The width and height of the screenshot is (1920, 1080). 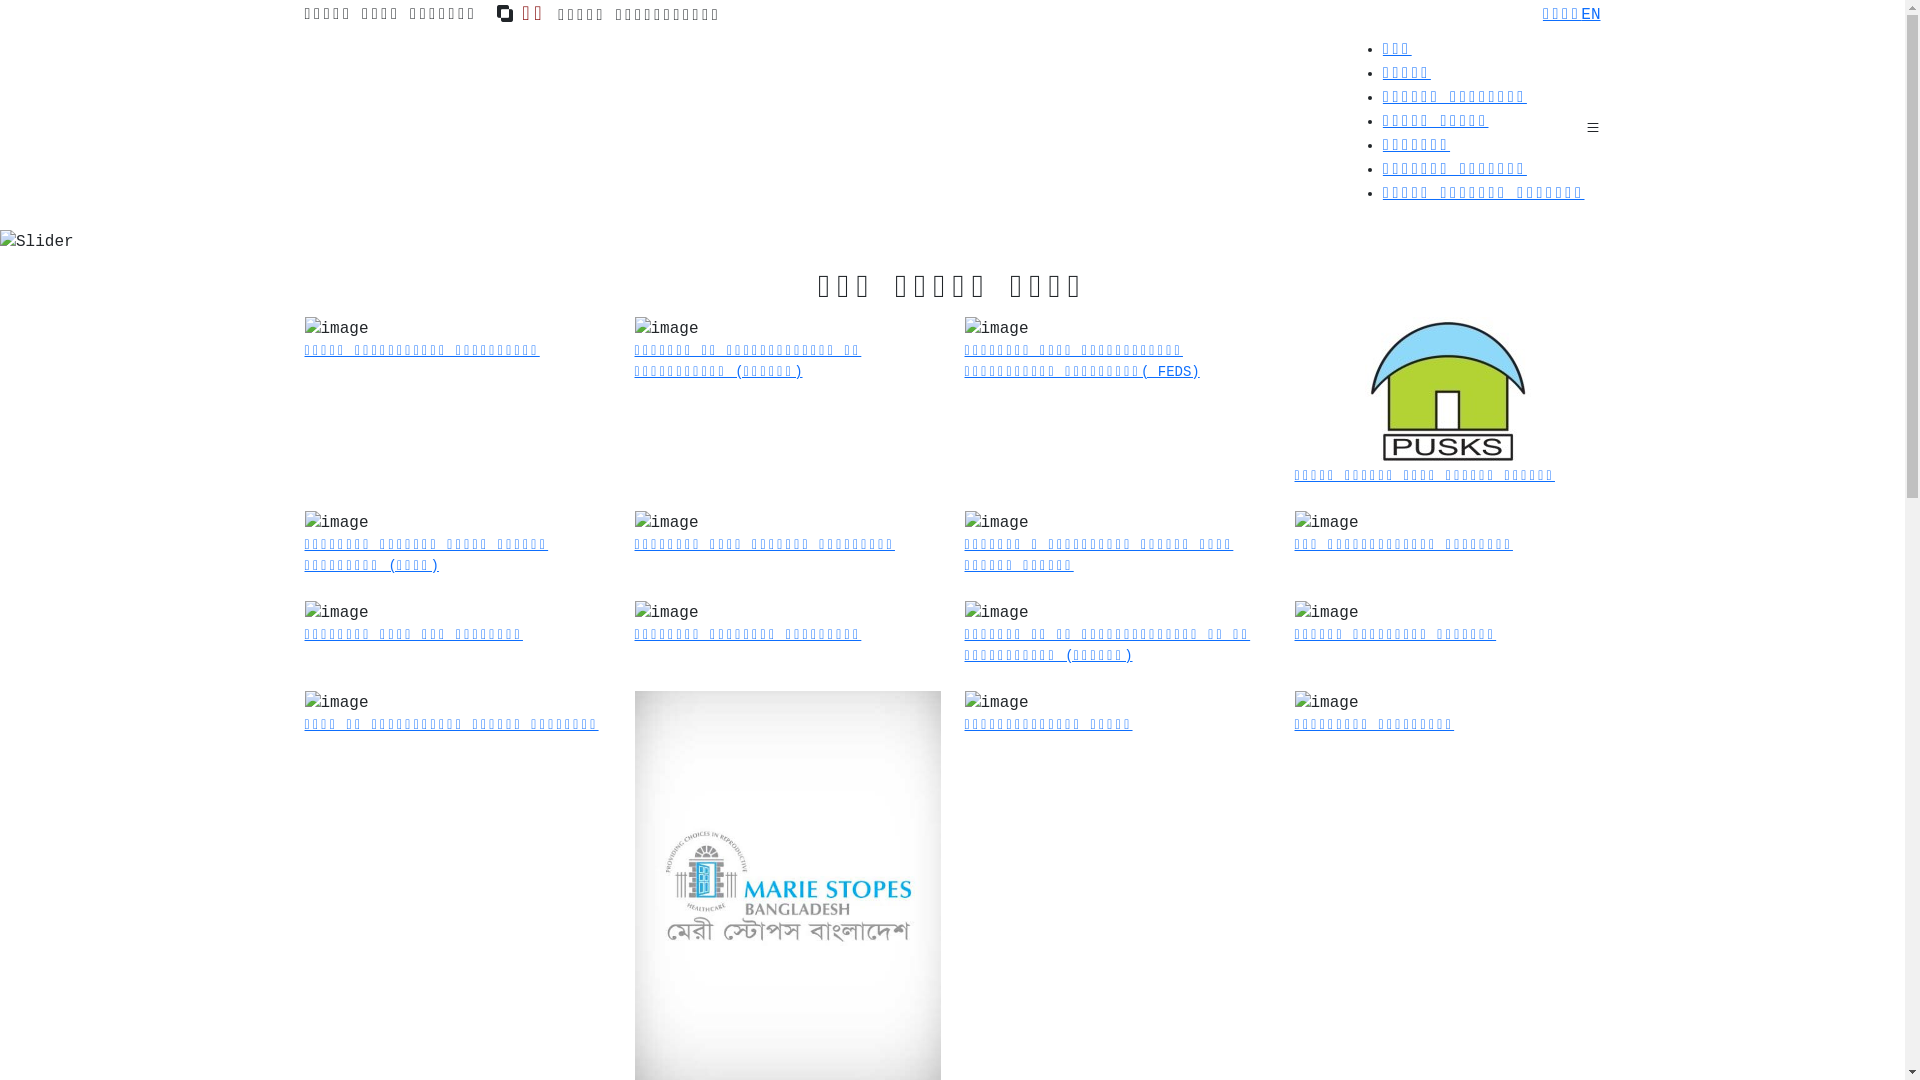 What do you see at coordinates (1579, 15) in the screenshot?
I see `'EN'` at bounding box center [1579, 15].